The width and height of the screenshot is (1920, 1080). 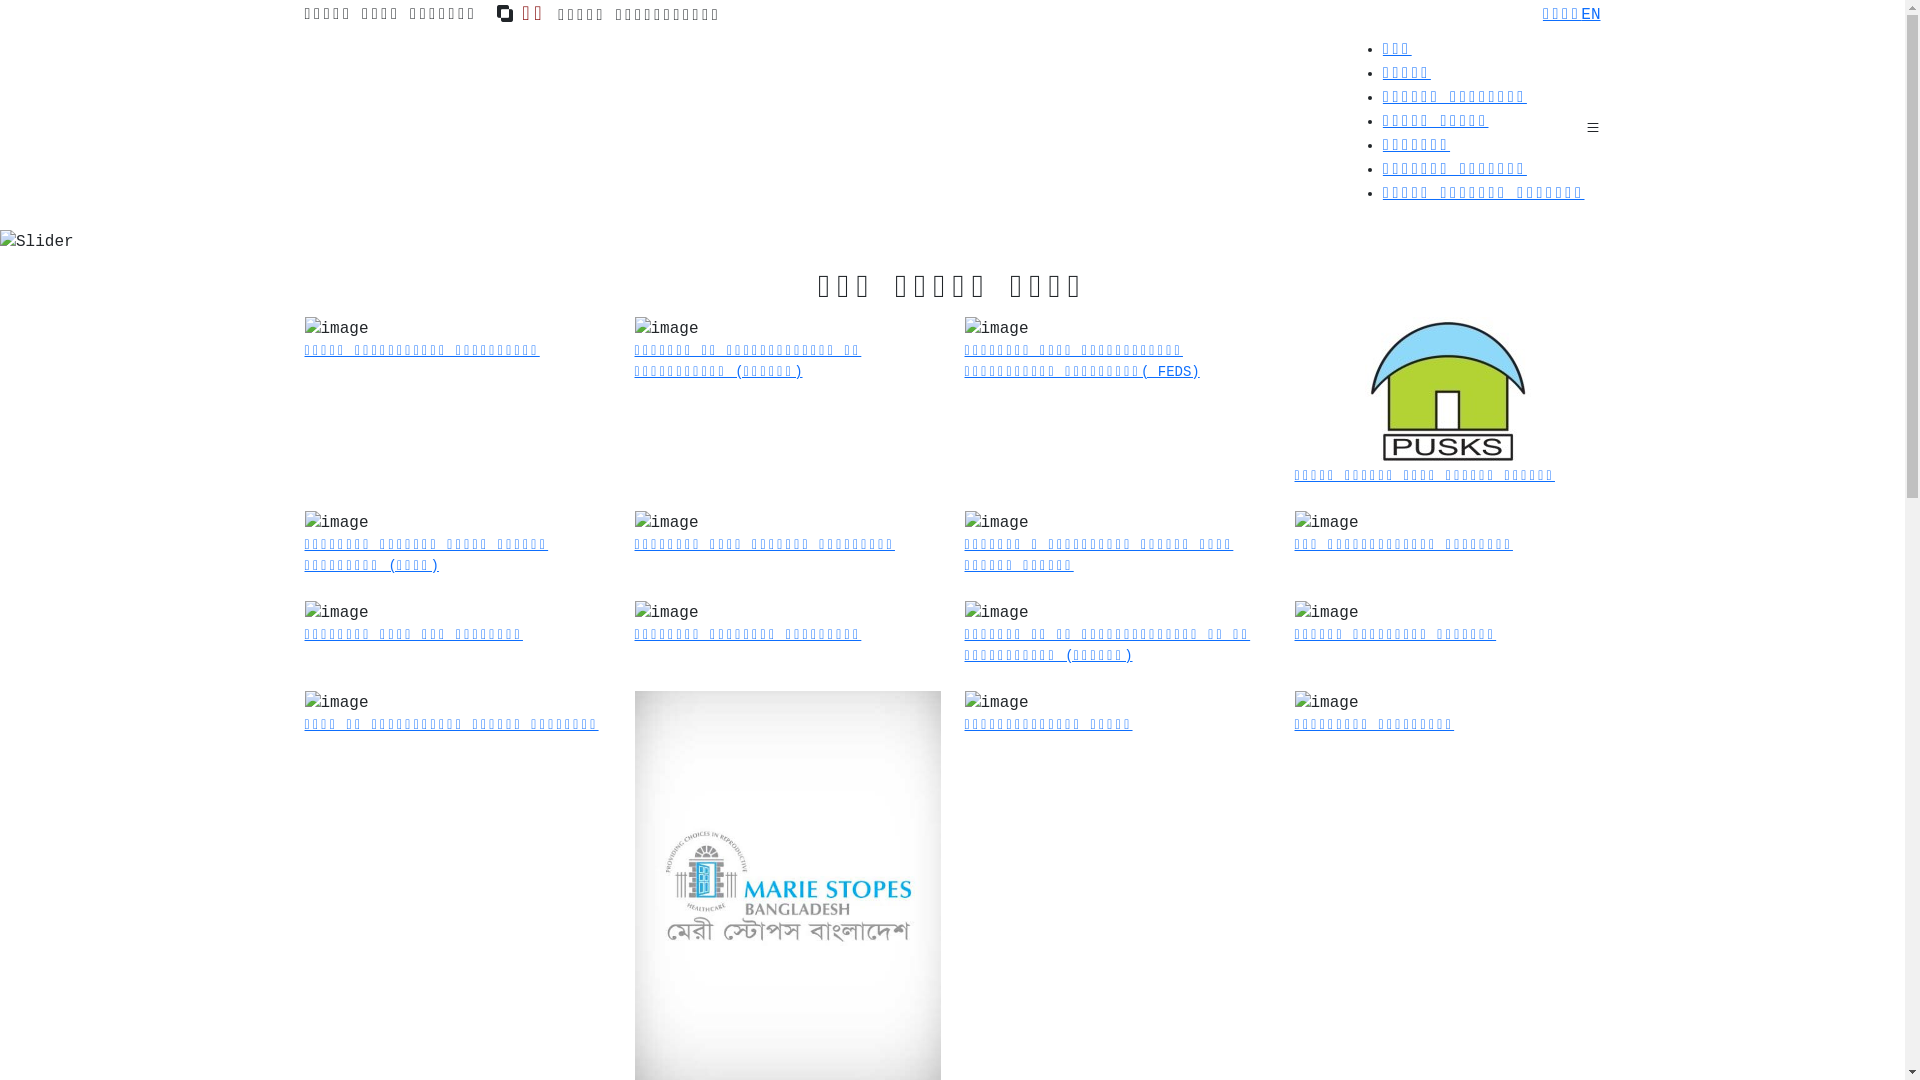 What do you see at coordinates (1579, 15) in the screenshot?
I see `'EN'` at bounding box center [1579, 15].